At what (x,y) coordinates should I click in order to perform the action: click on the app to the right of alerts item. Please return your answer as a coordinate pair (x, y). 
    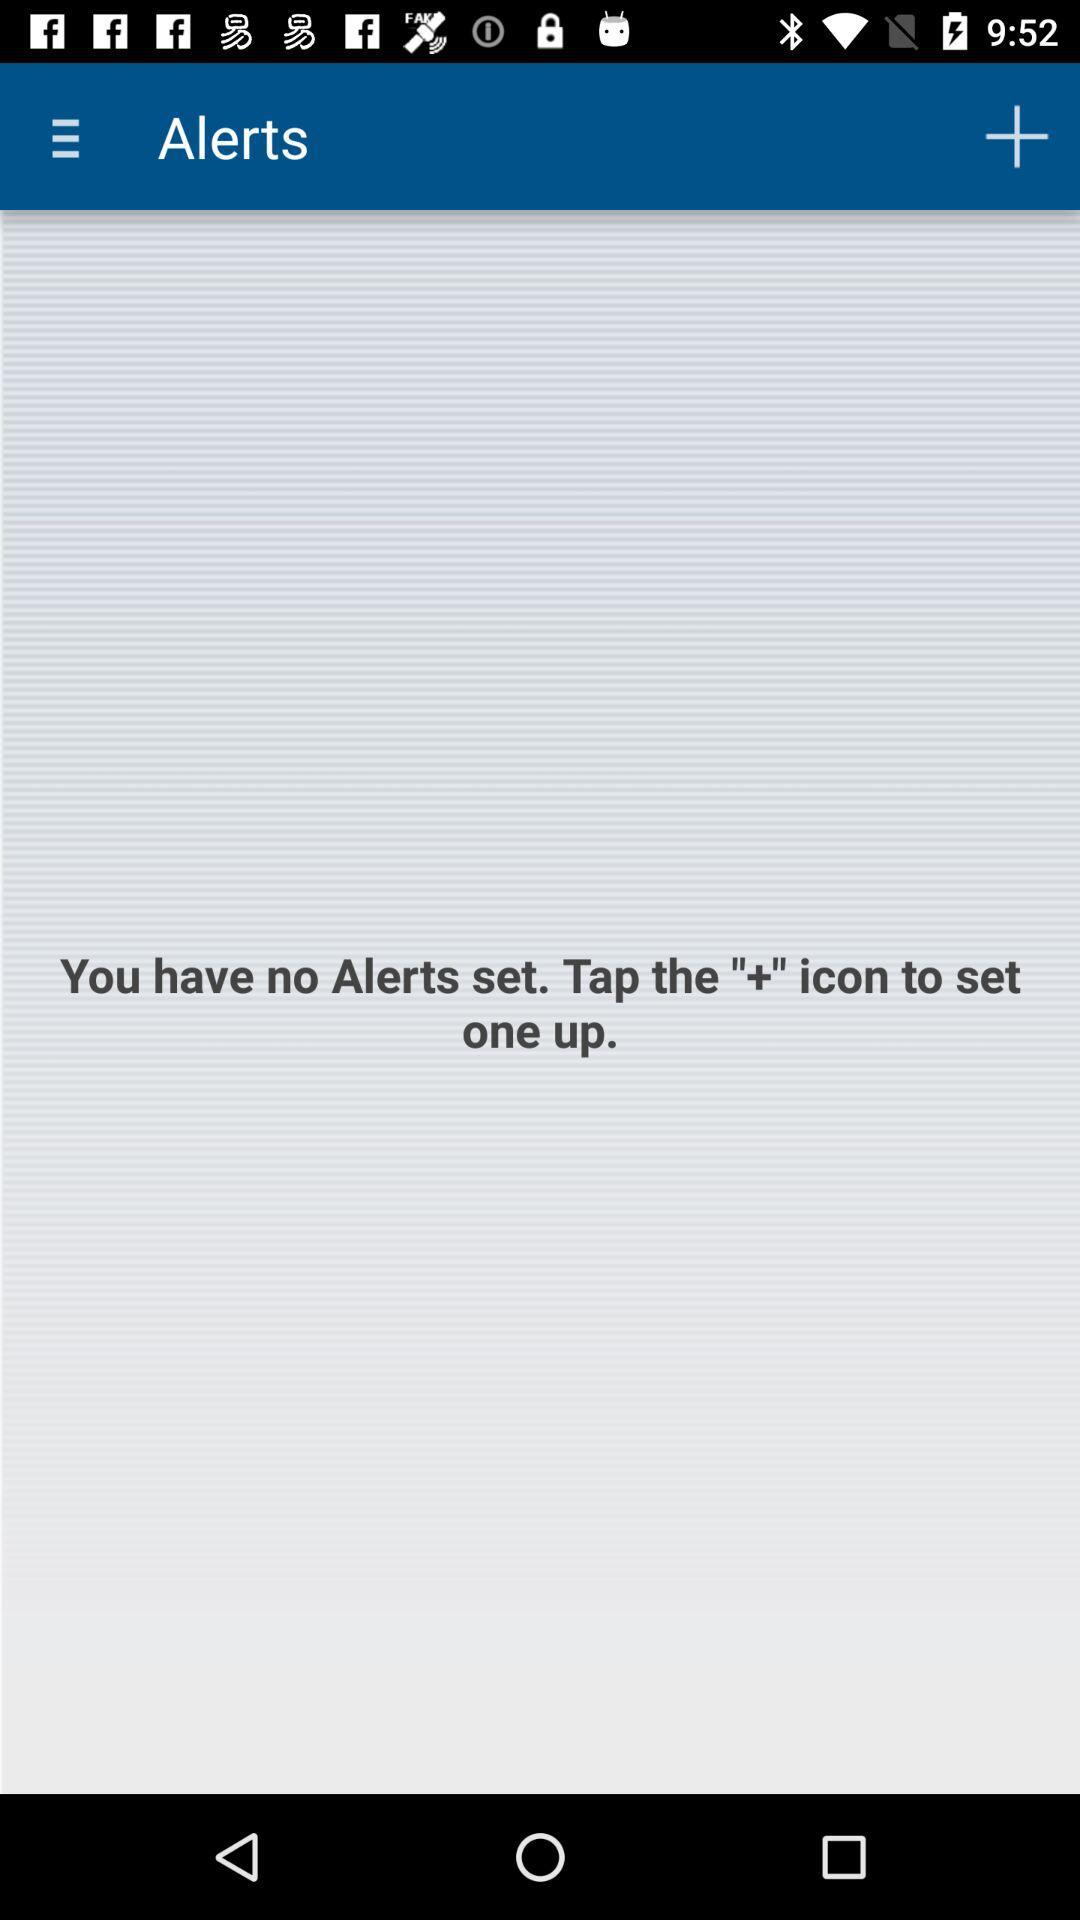
    Looking at the image, I should click on (1017, 135).